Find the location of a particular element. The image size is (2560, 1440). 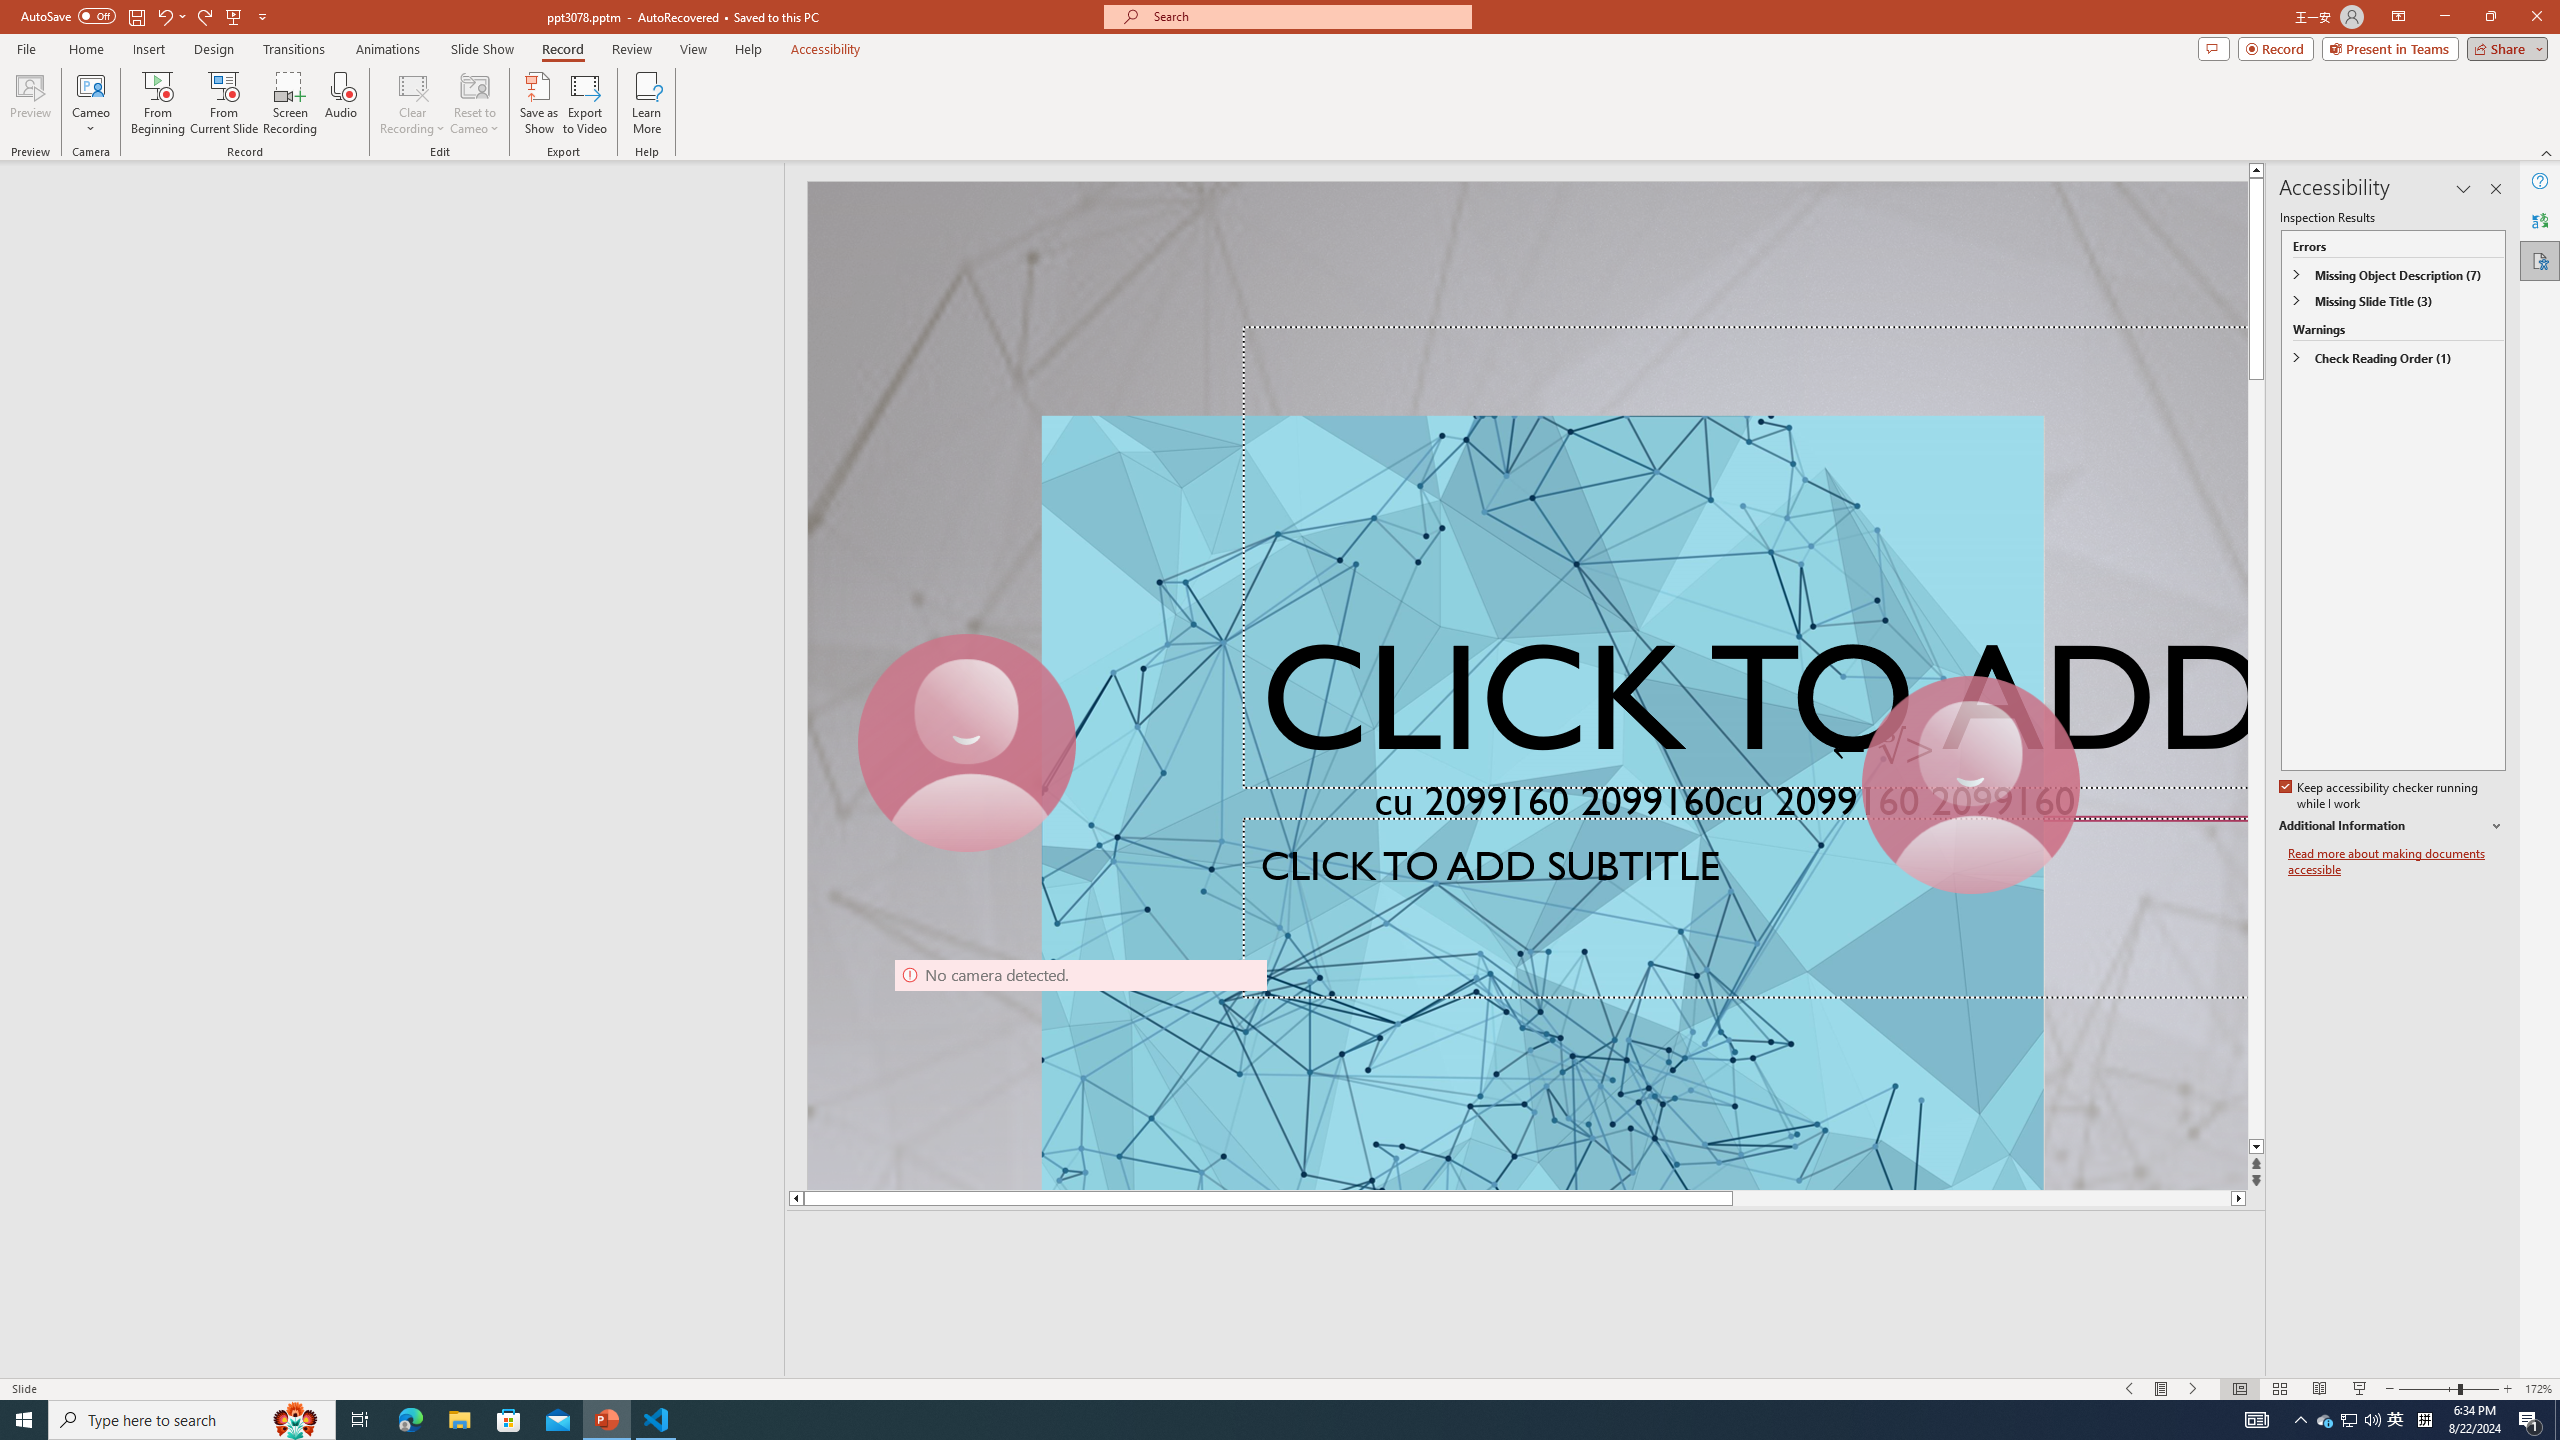

'Outline' is located at coordinates (399, 202).